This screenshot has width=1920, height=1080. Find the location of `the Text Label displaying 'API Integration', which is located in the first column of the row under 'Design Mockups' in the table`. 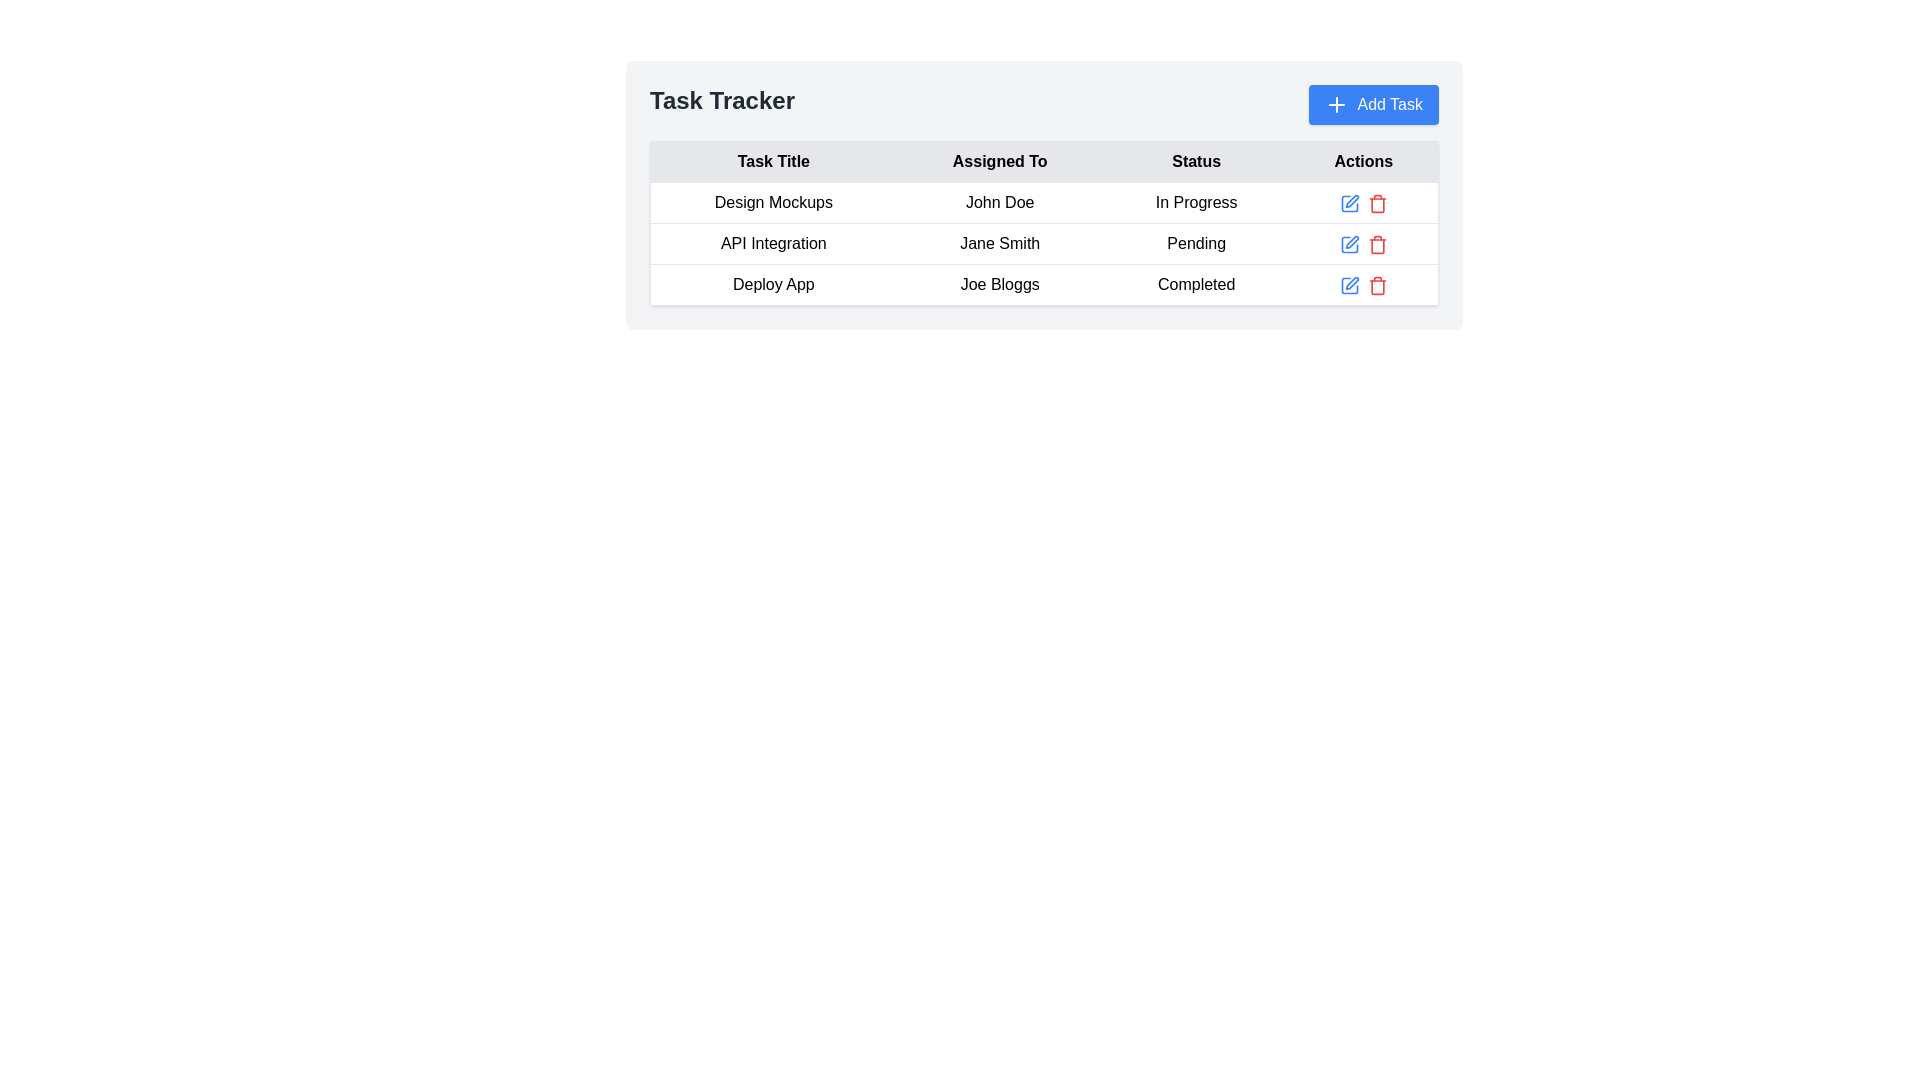

the Text Label displaying 'API Integration', which is located in the first column of the row under 'Design Mockups' in the table is located at coordinates (772, 242).